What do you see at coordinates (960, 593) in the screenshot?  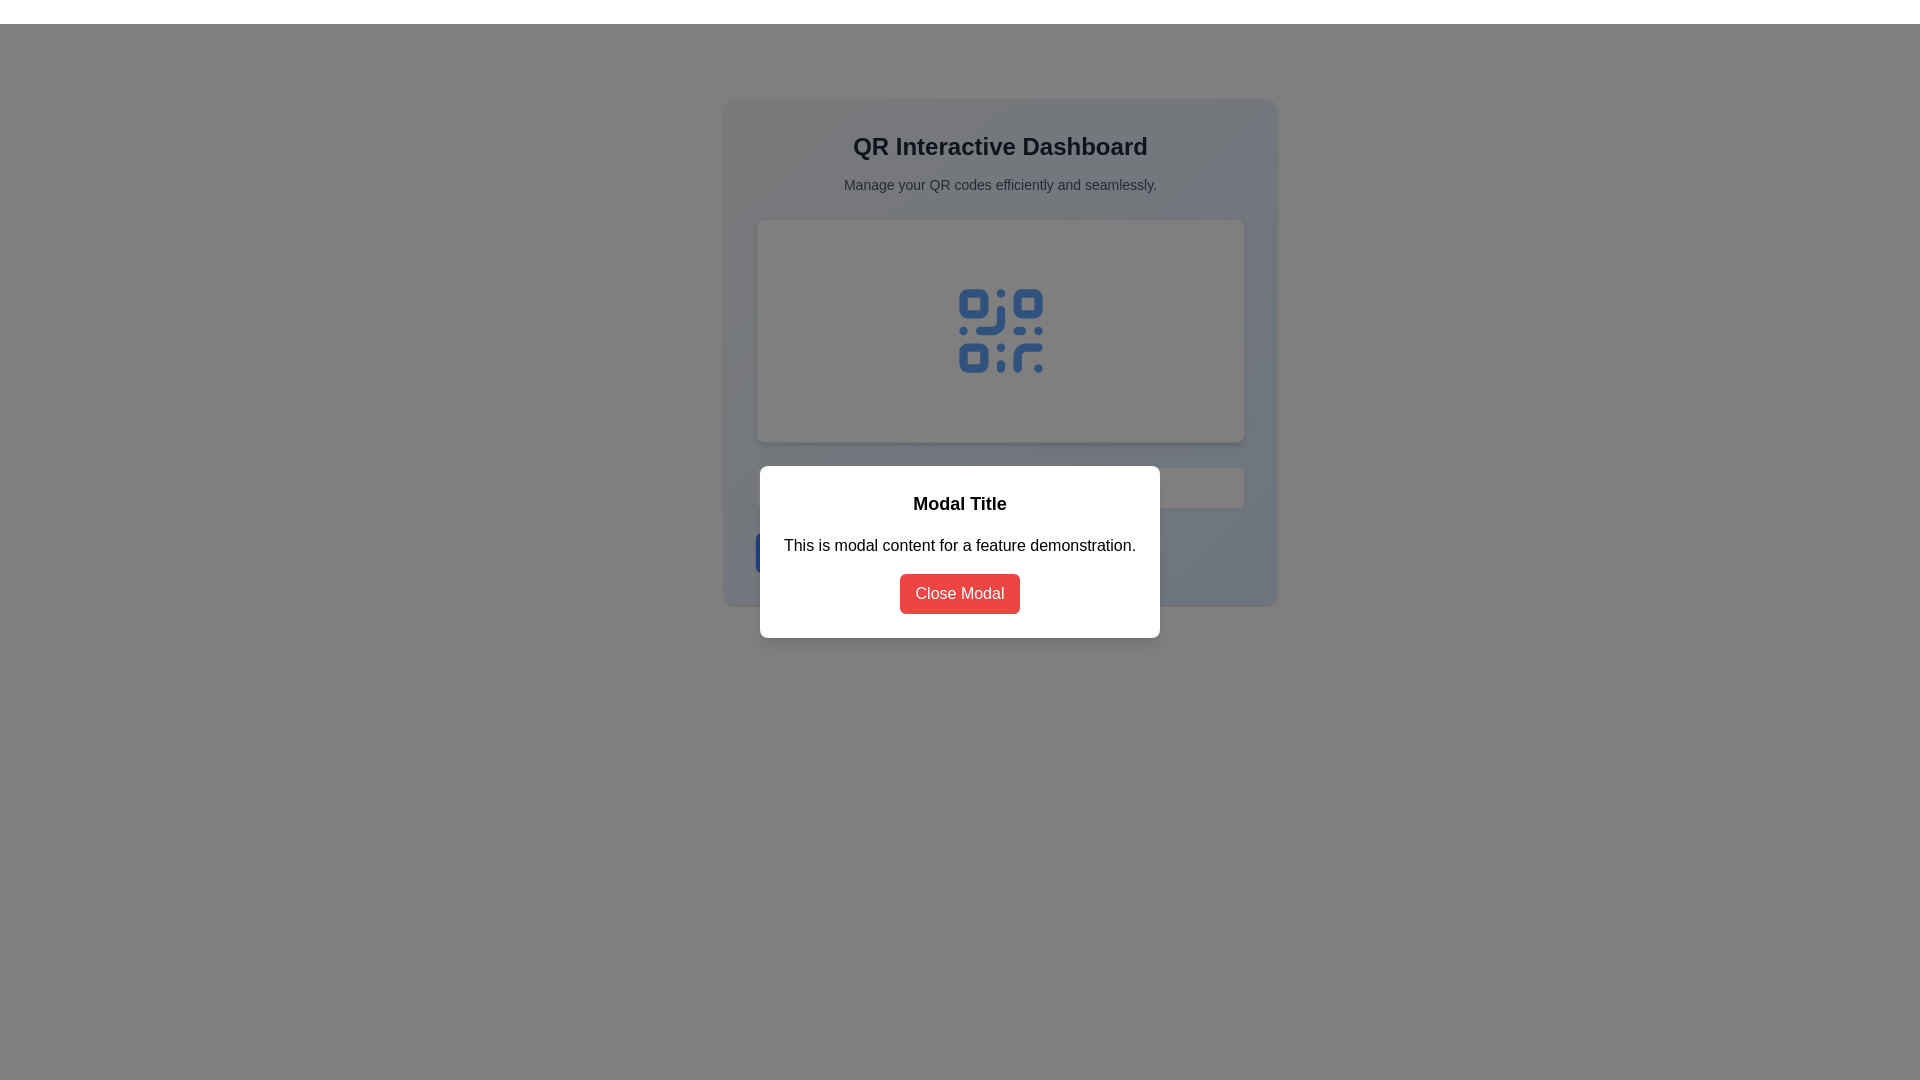 I see `the close button located at the bottom of the modal window to observe its hover effects, which indicate its interactive functionality` at bounding box center [960, 593].